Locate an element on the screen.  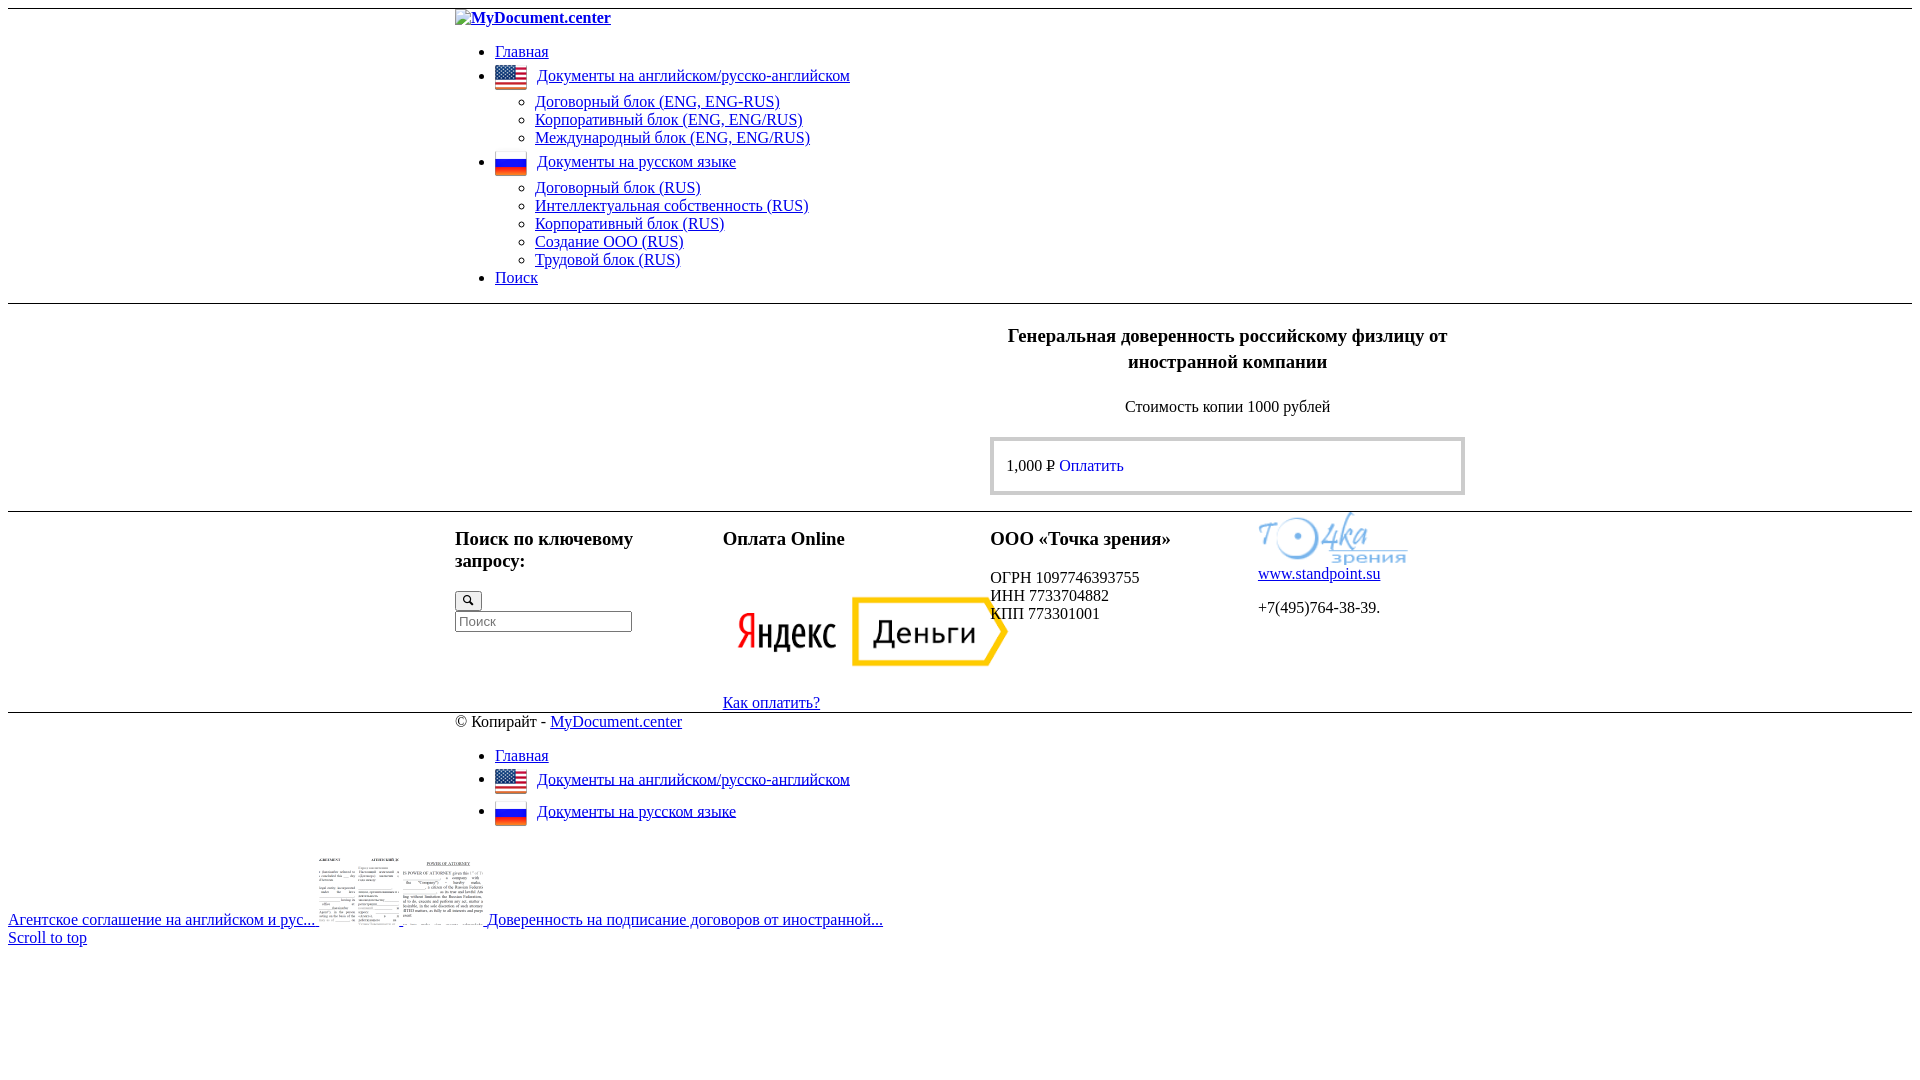
'www.standpoint.su' is located at coordinates (1256, 573).